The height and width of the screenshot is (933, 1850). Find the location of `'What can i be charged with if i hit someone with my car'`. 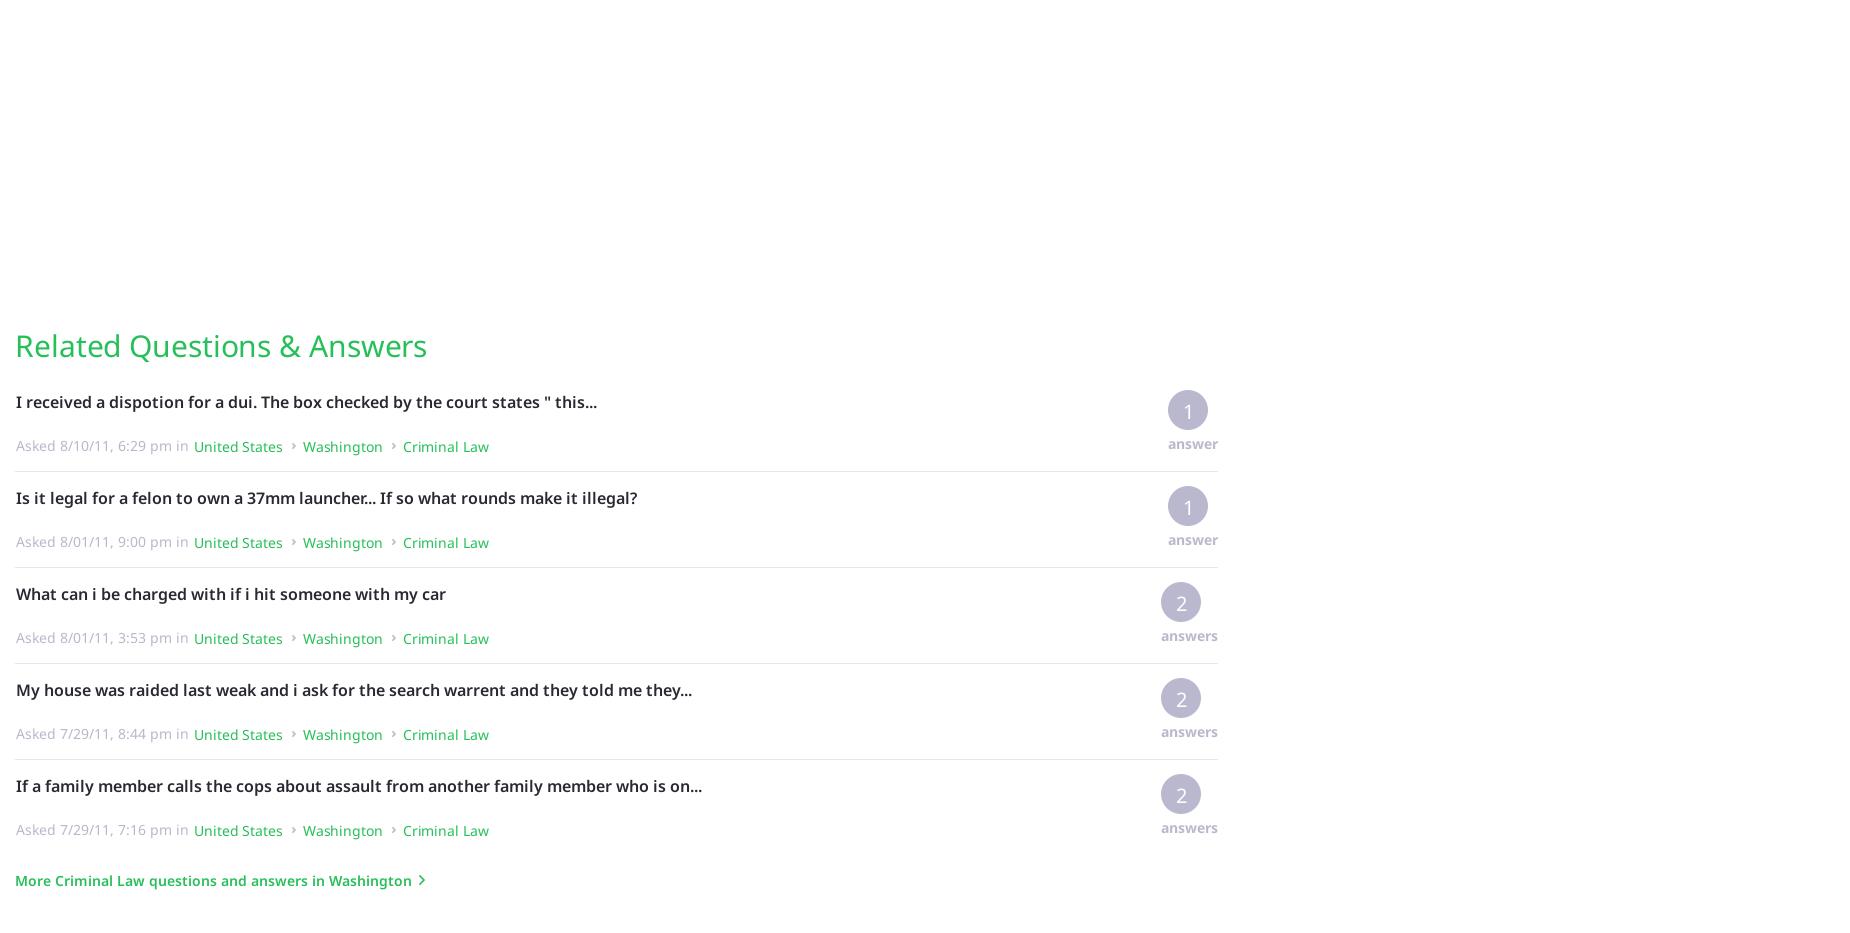

'What can i be charged with if i hit someone with my car' is located at coordinates (230, 593).